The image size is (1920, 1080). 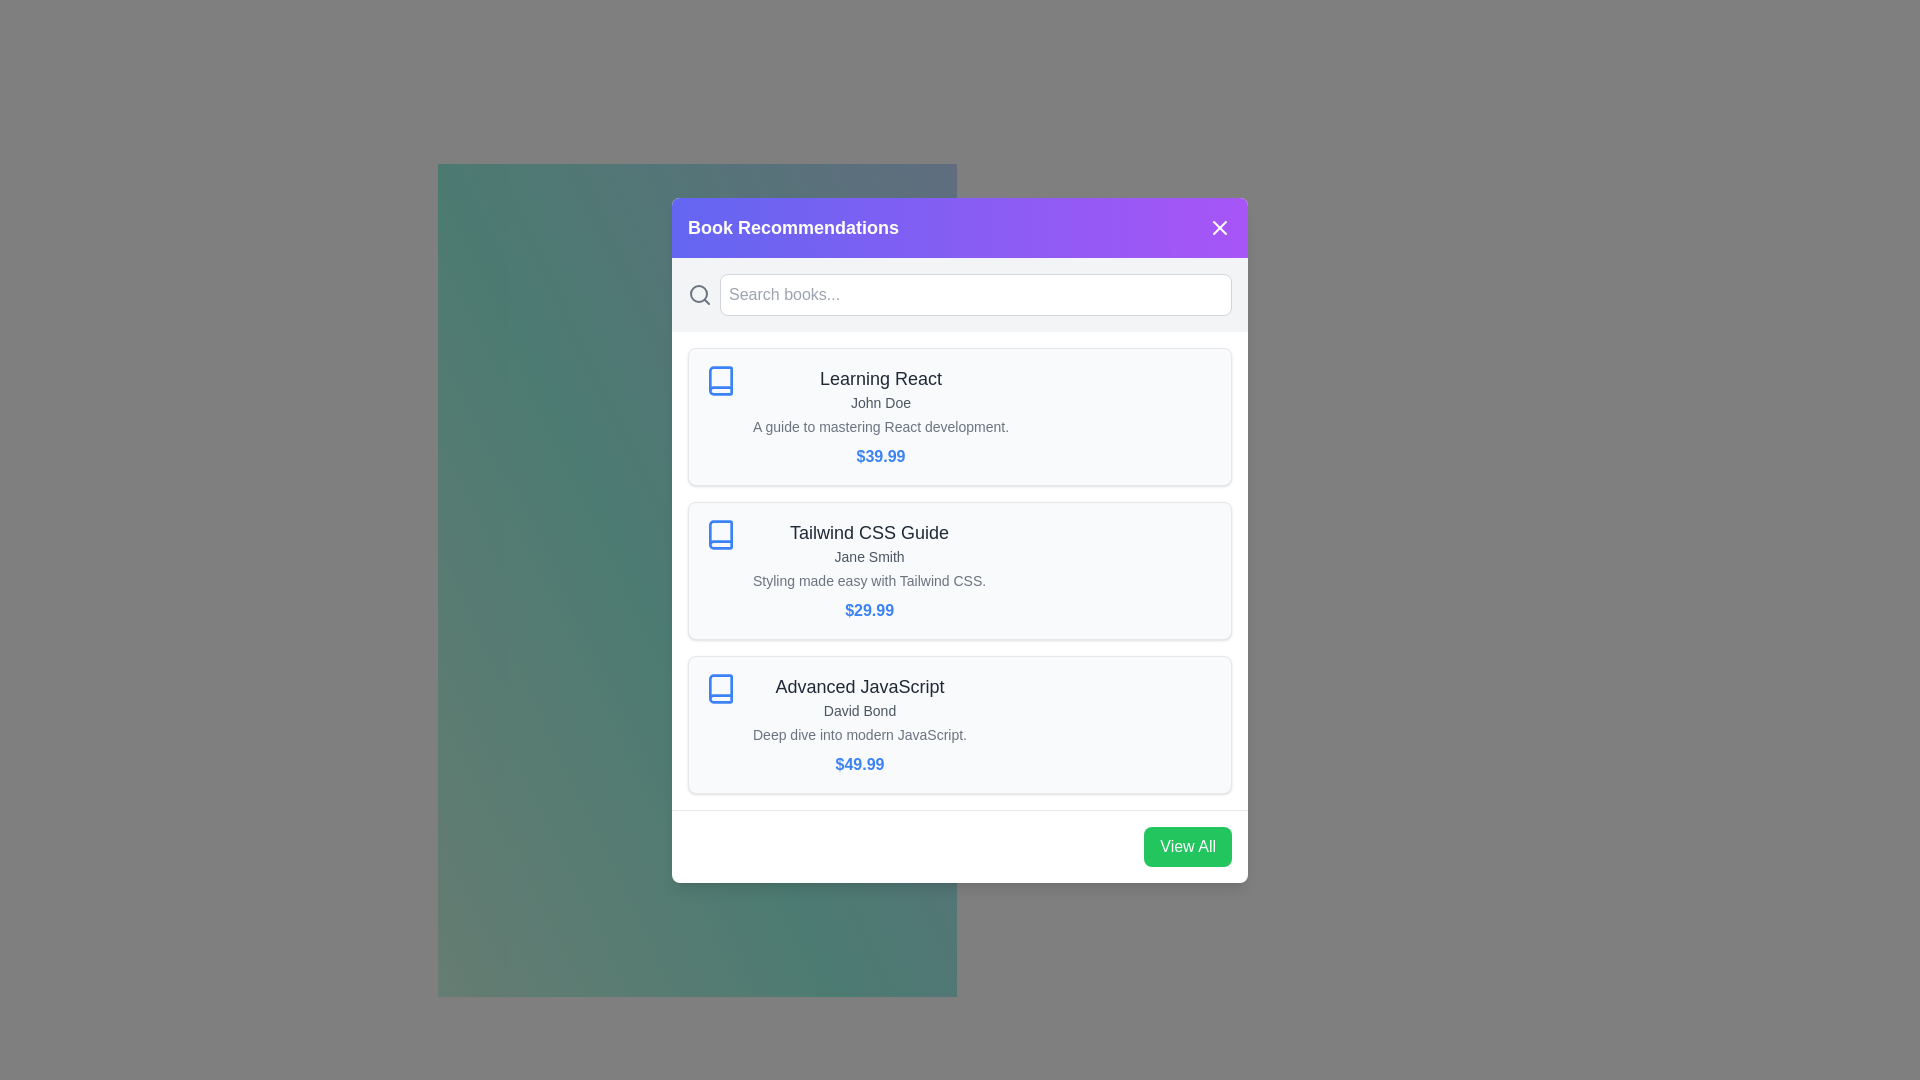 What do you see at coordinates (859, 724) in the screenshot?
I see `the course listing for 'Advanced JavaScript' by 'David Bond' in the modal dialog` at bounding box center [859, 724].